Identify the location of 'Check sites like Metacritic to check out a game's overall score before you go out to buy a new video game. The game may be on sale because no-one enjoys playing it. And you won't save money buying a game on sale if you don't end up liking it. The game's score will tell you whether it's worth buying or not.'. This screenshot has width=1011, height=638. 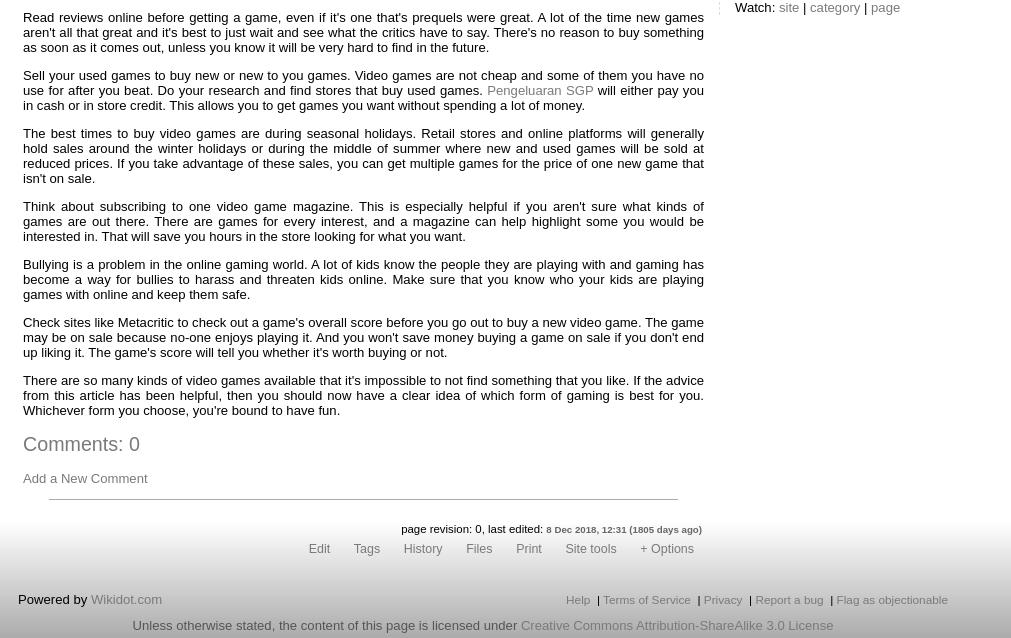
(362, 337).